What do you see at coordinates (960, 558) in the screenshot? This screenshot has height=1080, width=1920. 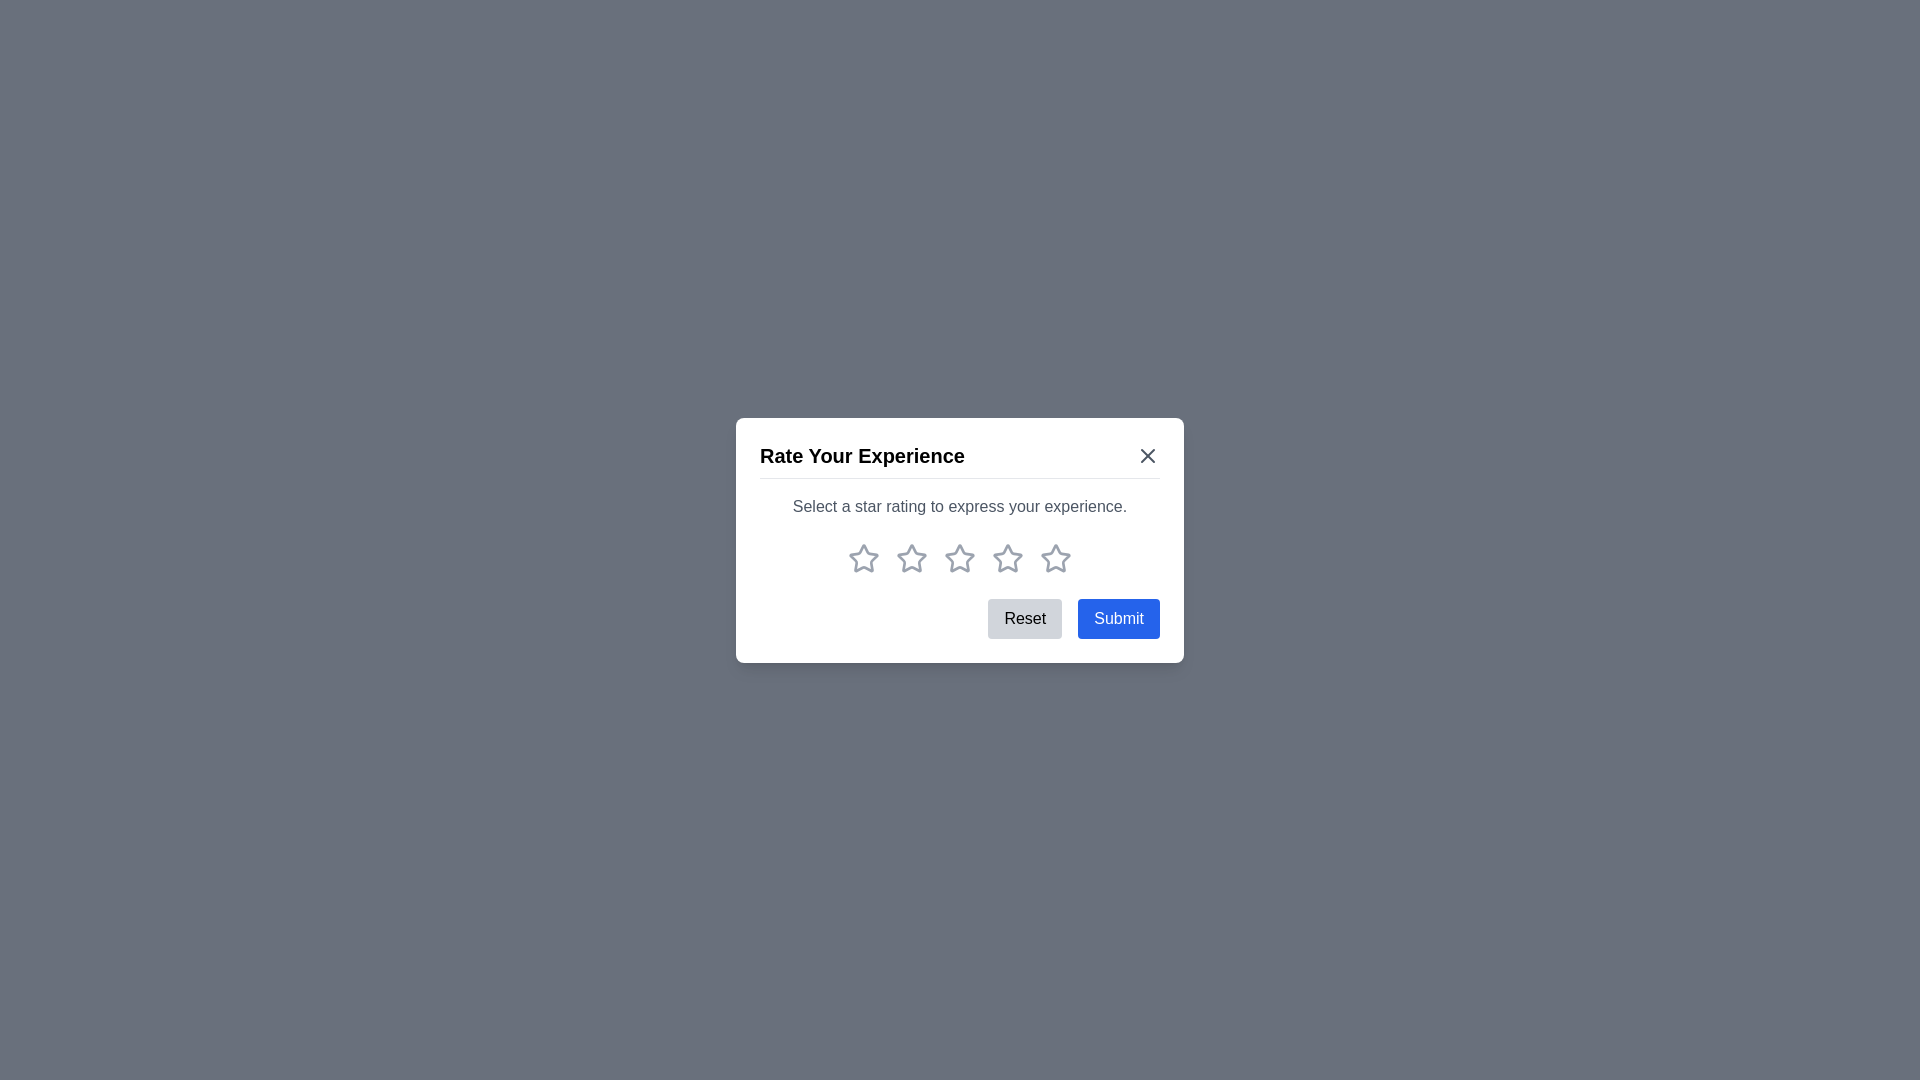 I see `the rating to 3 stars by clicking on the corresponding star` at bounding box center [960, 558].